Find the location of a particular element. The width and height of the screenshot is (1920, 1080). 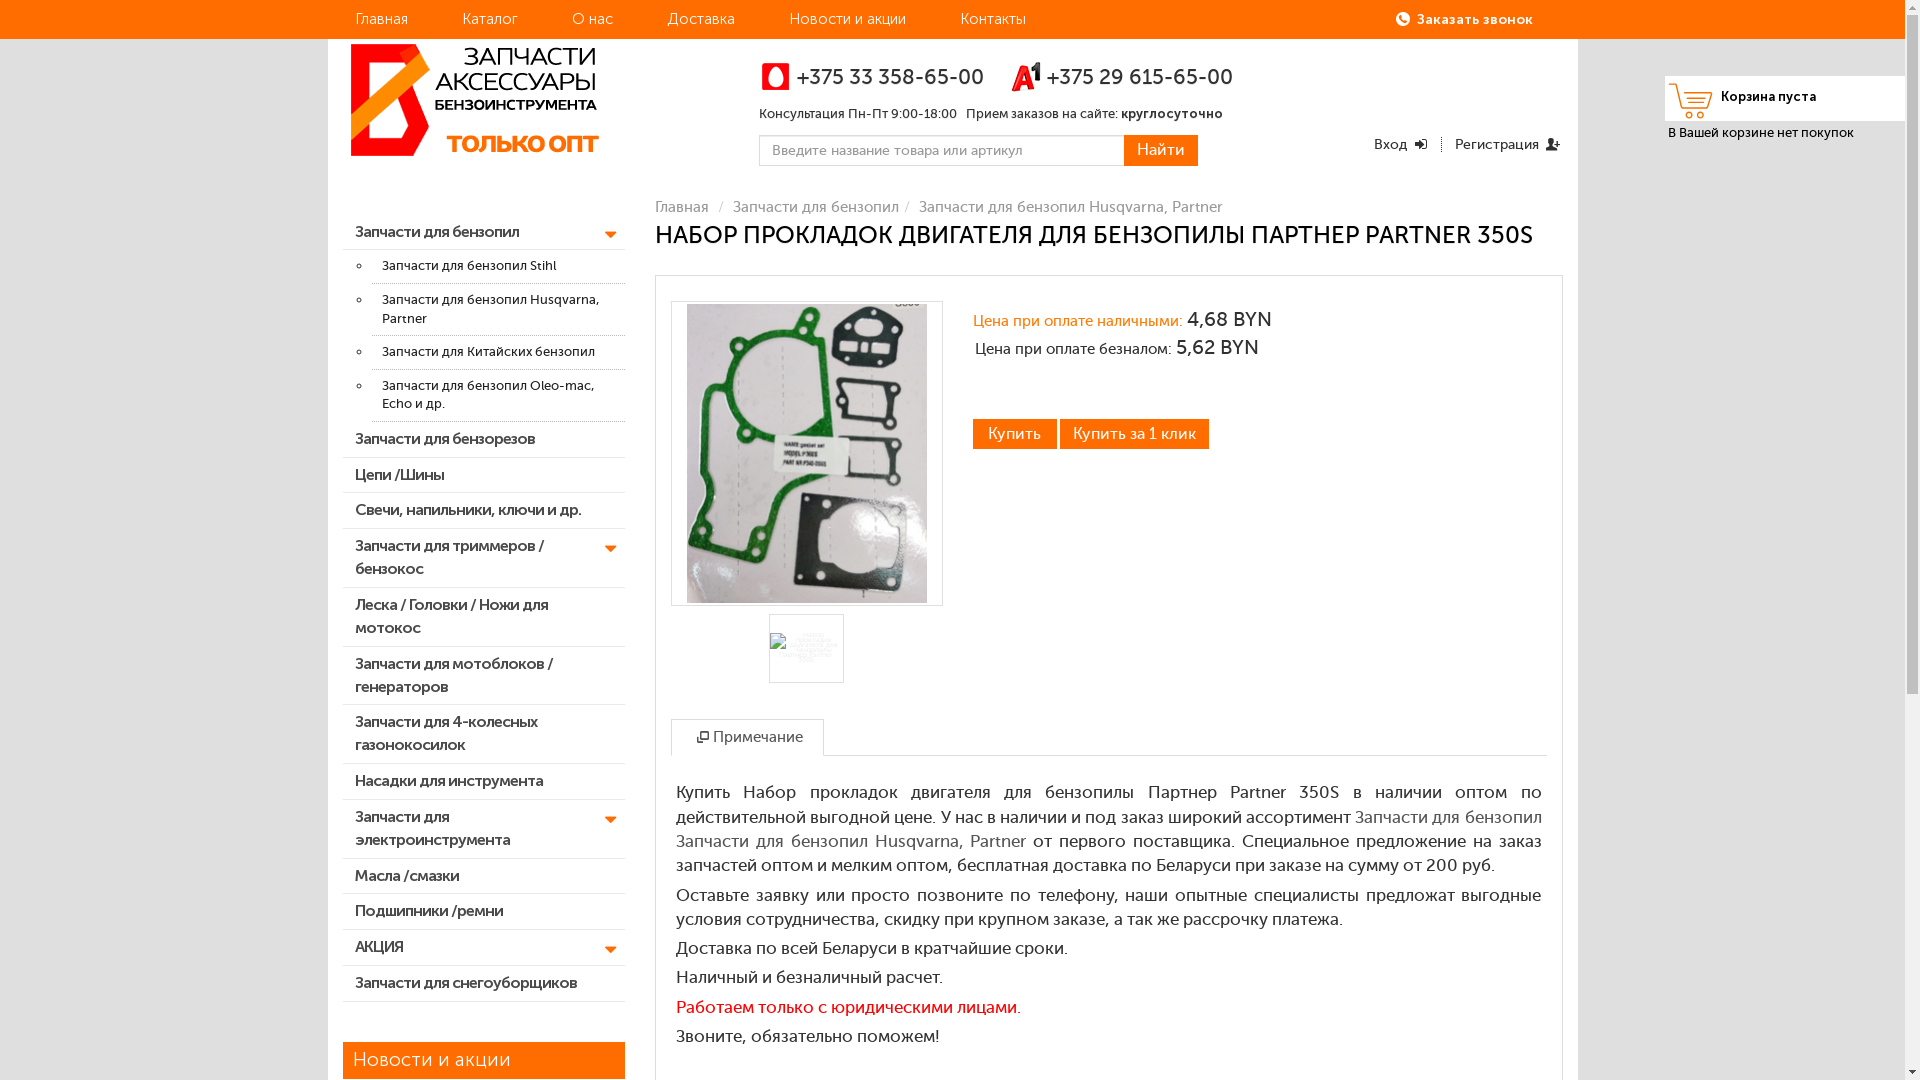

'+375 29 615-65-00' is located at coordinates (1121, 76).